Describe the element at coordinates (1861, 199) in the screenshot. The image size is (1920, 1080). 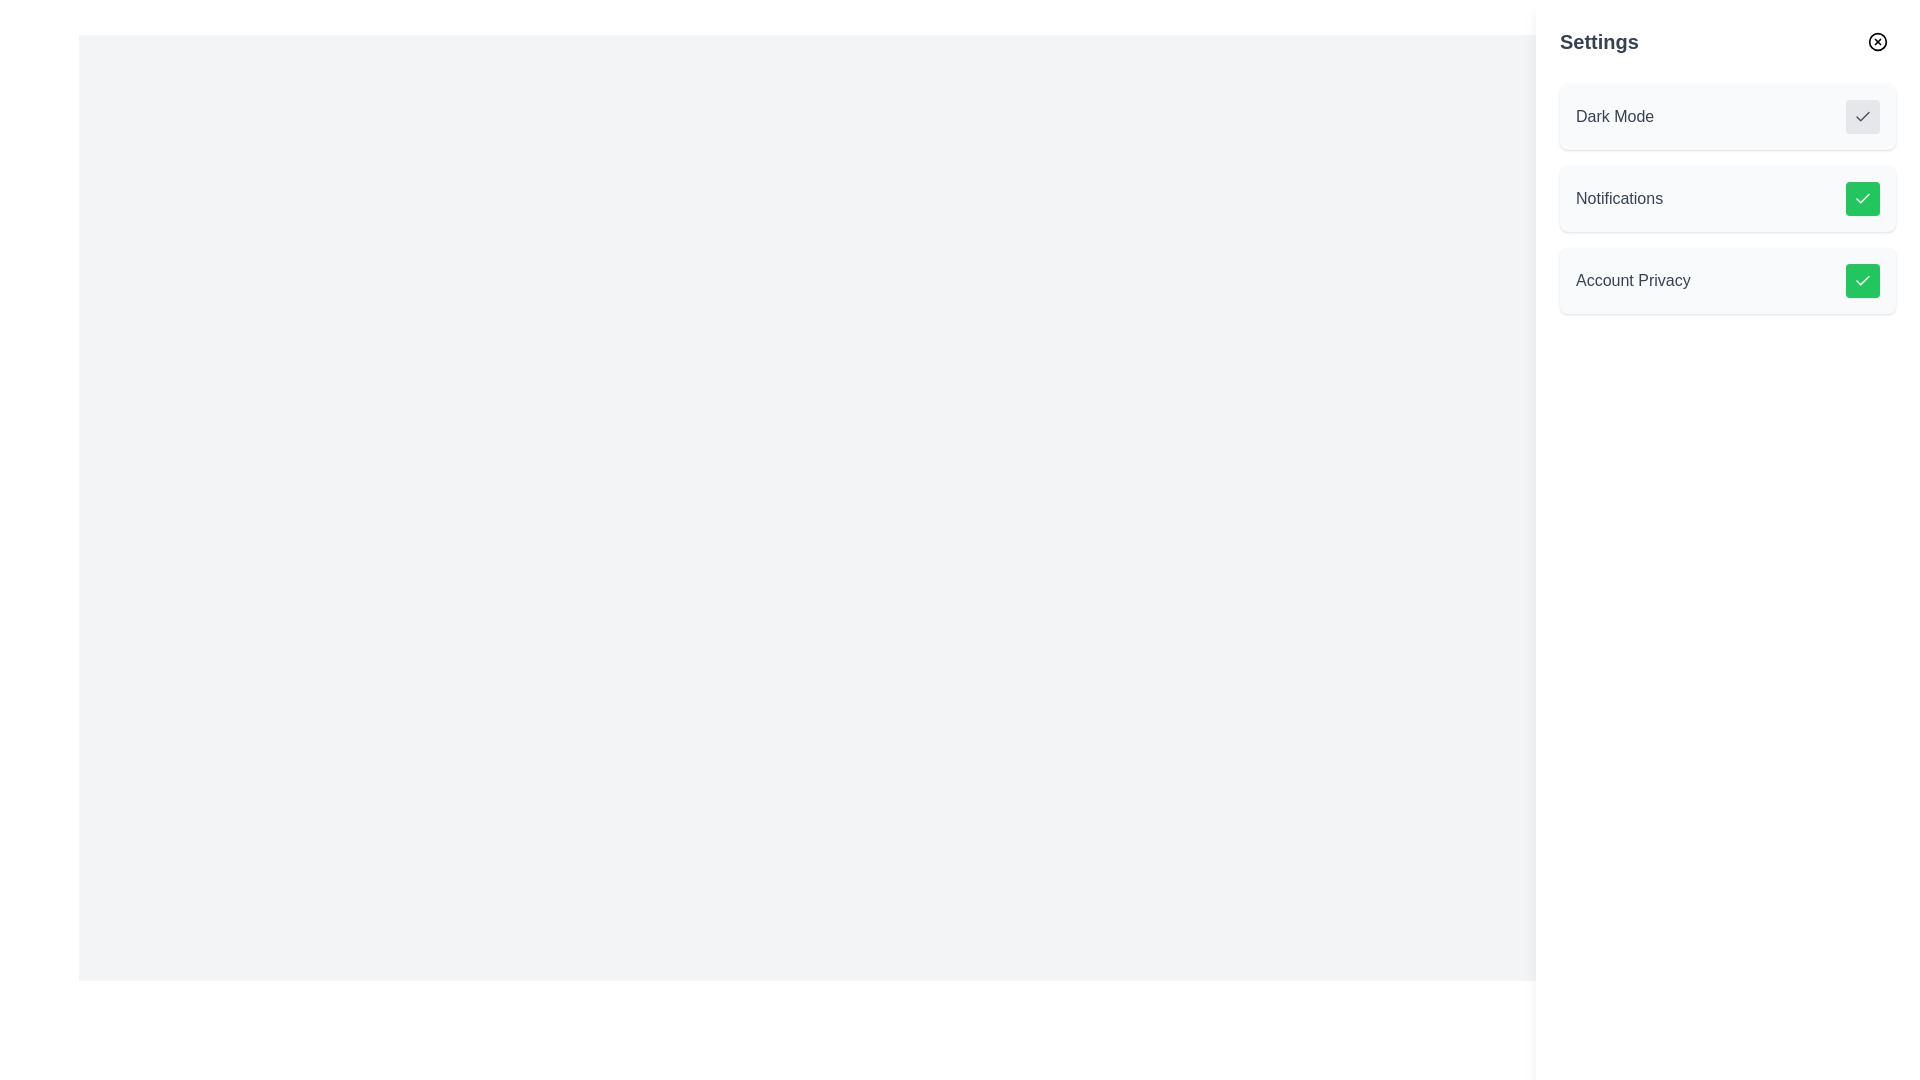
I see `the green rounded rectangle toggle indicator with a white checkmark in the Notifications settings` at that location.